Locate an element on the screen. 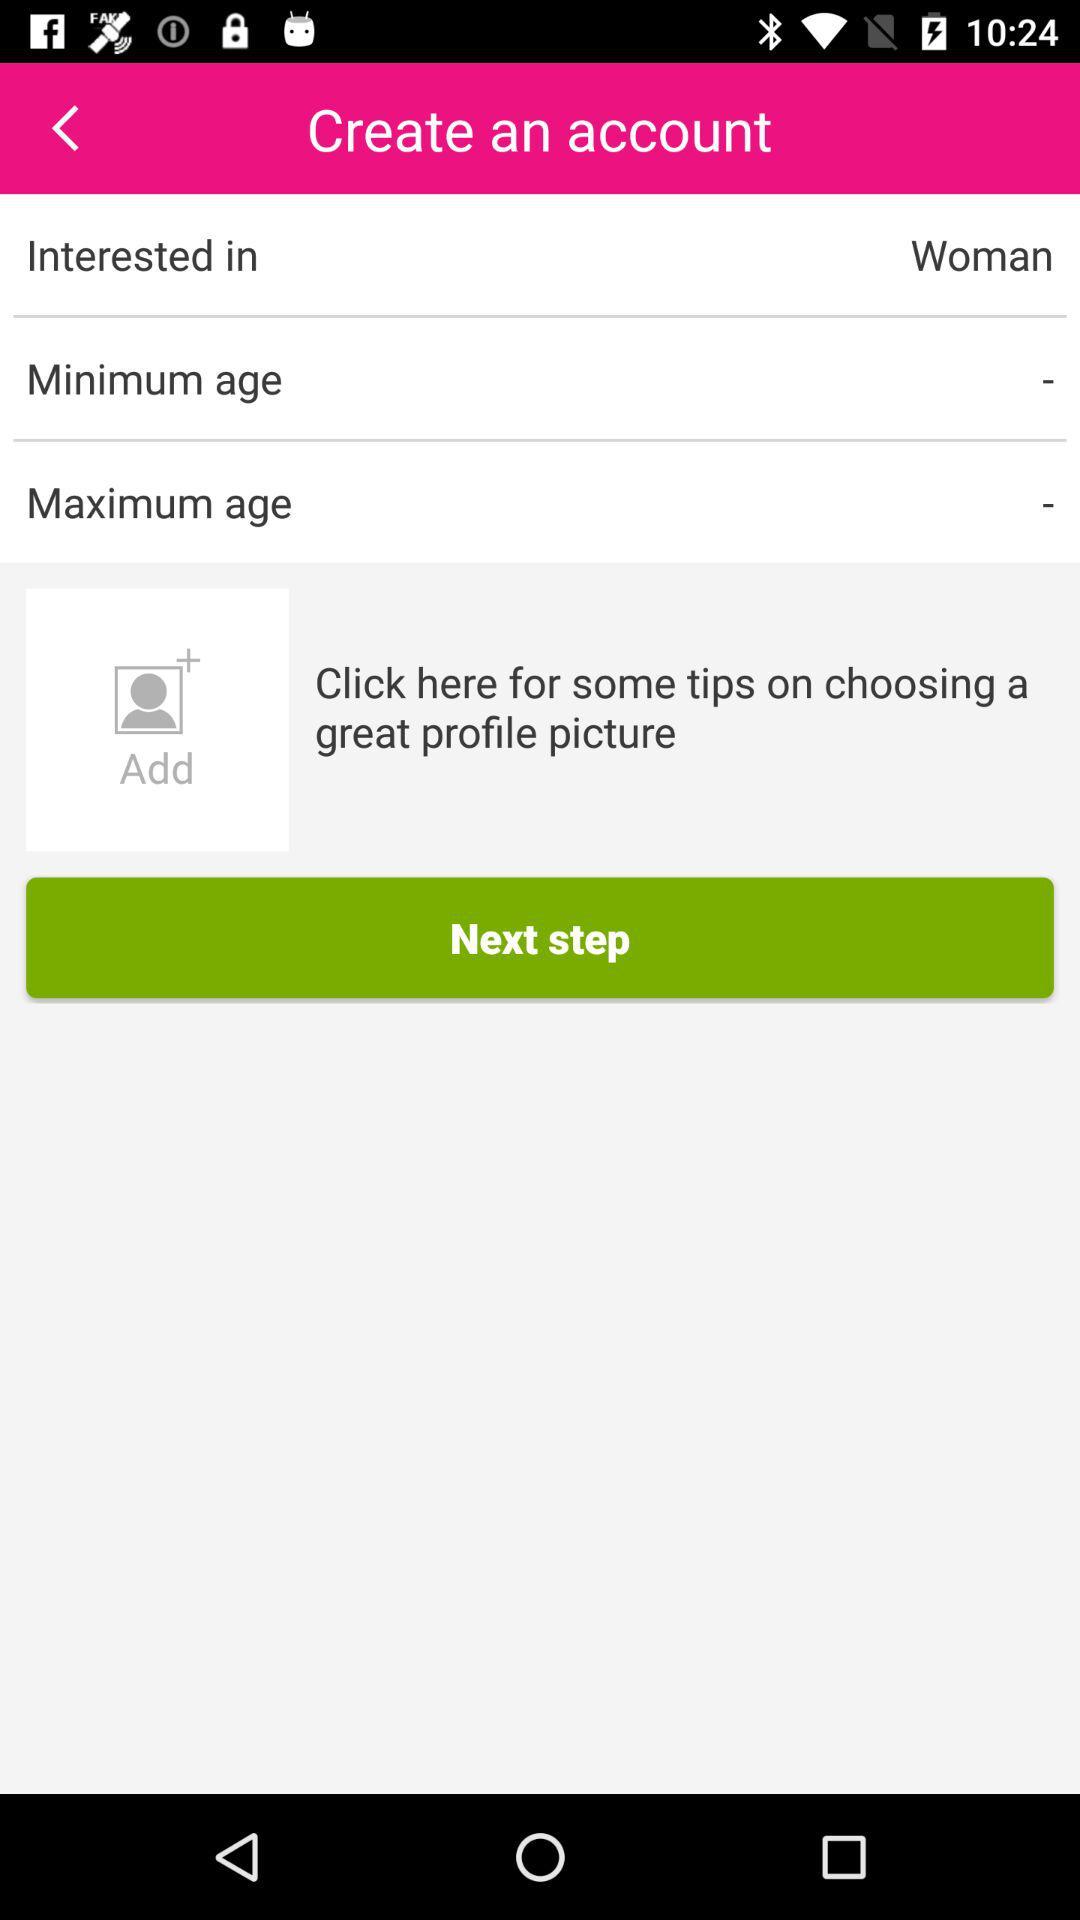 This screenshot has height=1920, width=1080. the next step icon is located at coordinates (540, 936).